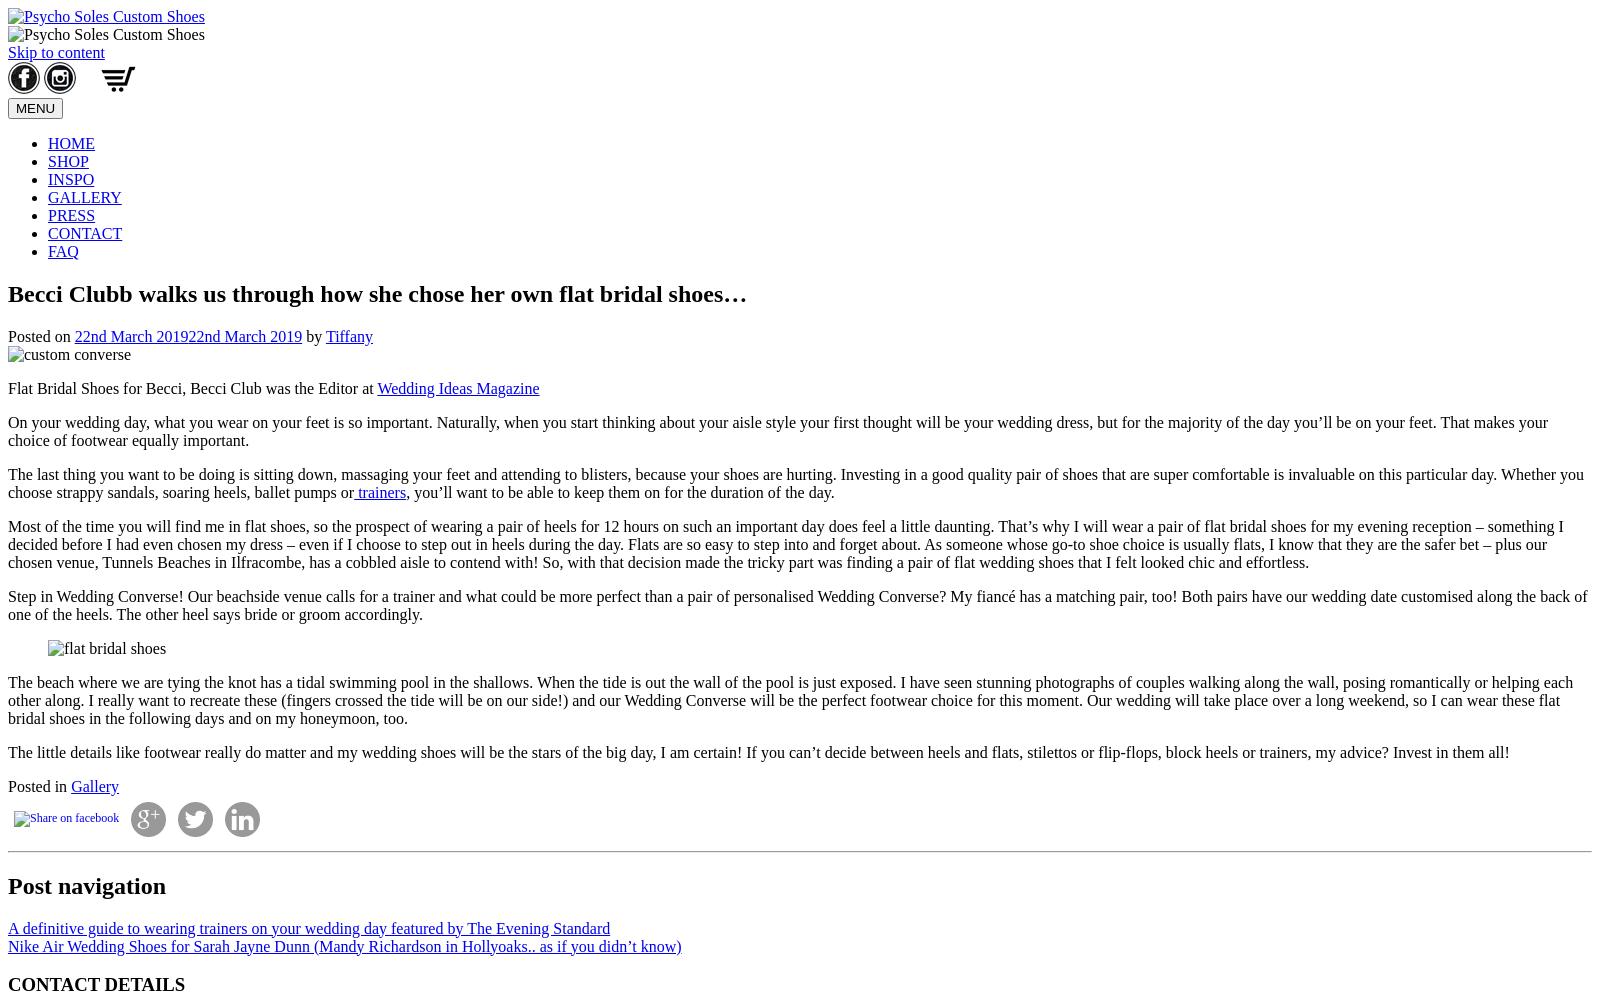 The height and width of the screenshot is (1000, 1600). Describe the element at coordinates (191, 387) in the screenshot. I see `'Flat Bridal Shoes for Becci, Becci Club was the Editor at'` at that location.